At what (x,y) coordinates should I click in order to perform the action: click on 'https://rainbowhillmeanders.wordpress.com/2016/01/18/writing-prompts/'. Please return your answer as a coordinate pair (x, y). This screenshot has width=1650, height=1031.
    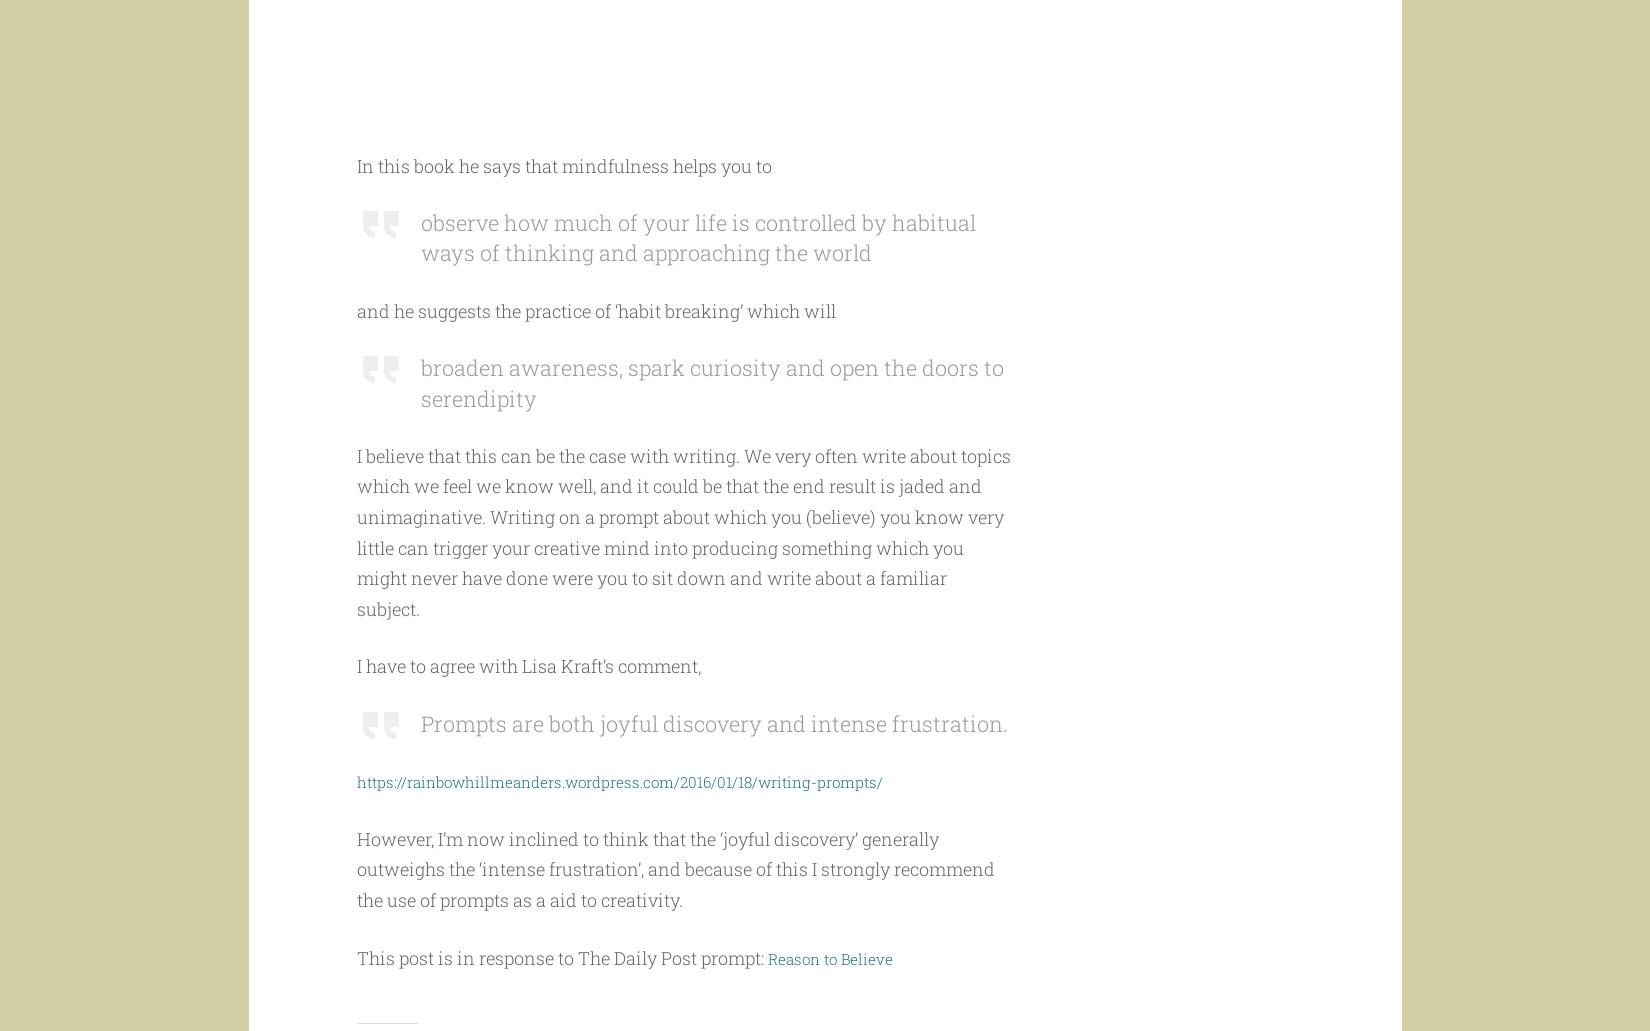
    Looking at the image, I should click on (662, 818).